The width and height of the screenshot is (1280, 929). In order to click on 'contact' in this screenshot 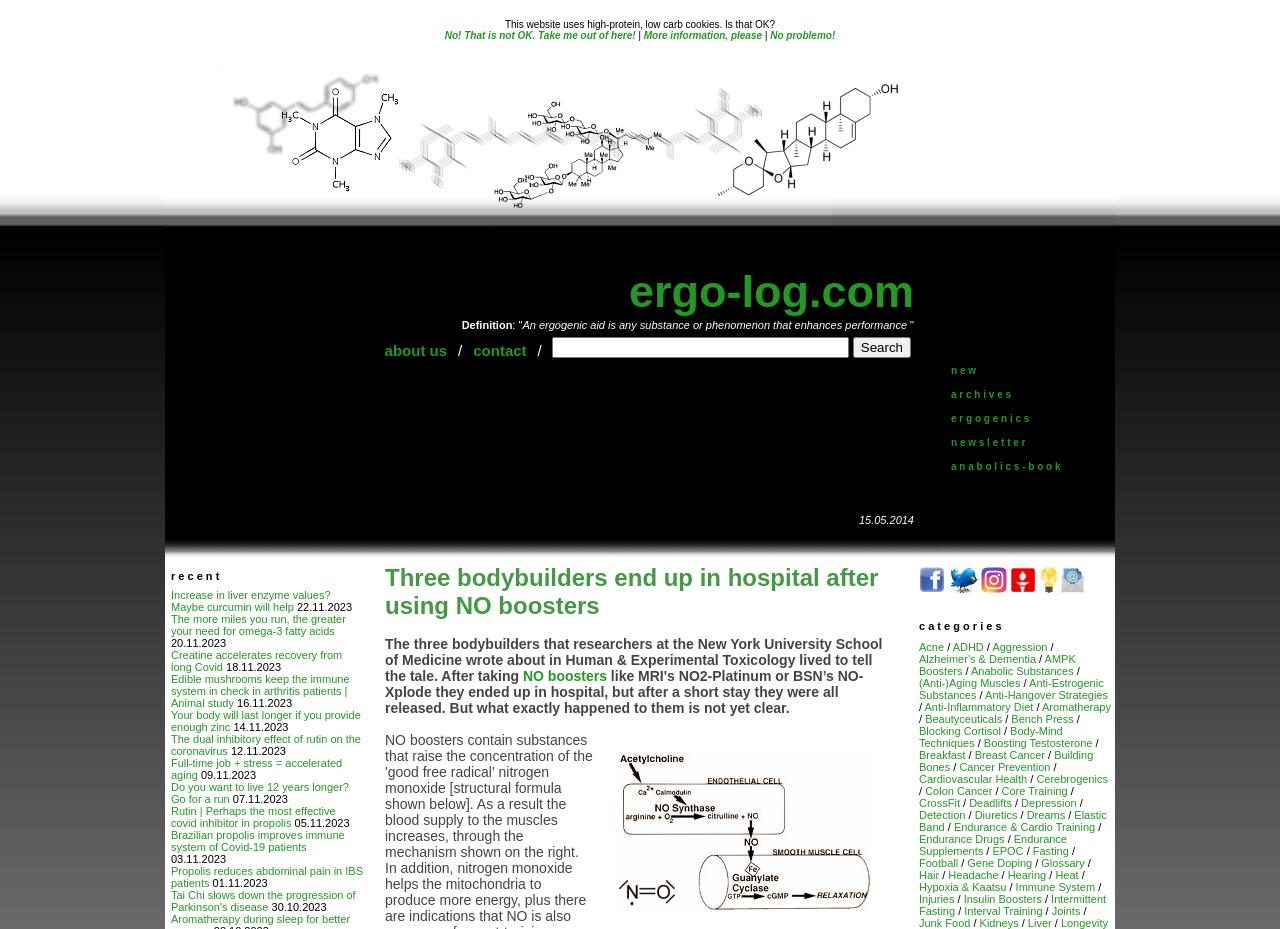, I will do `click(471, 350)`.